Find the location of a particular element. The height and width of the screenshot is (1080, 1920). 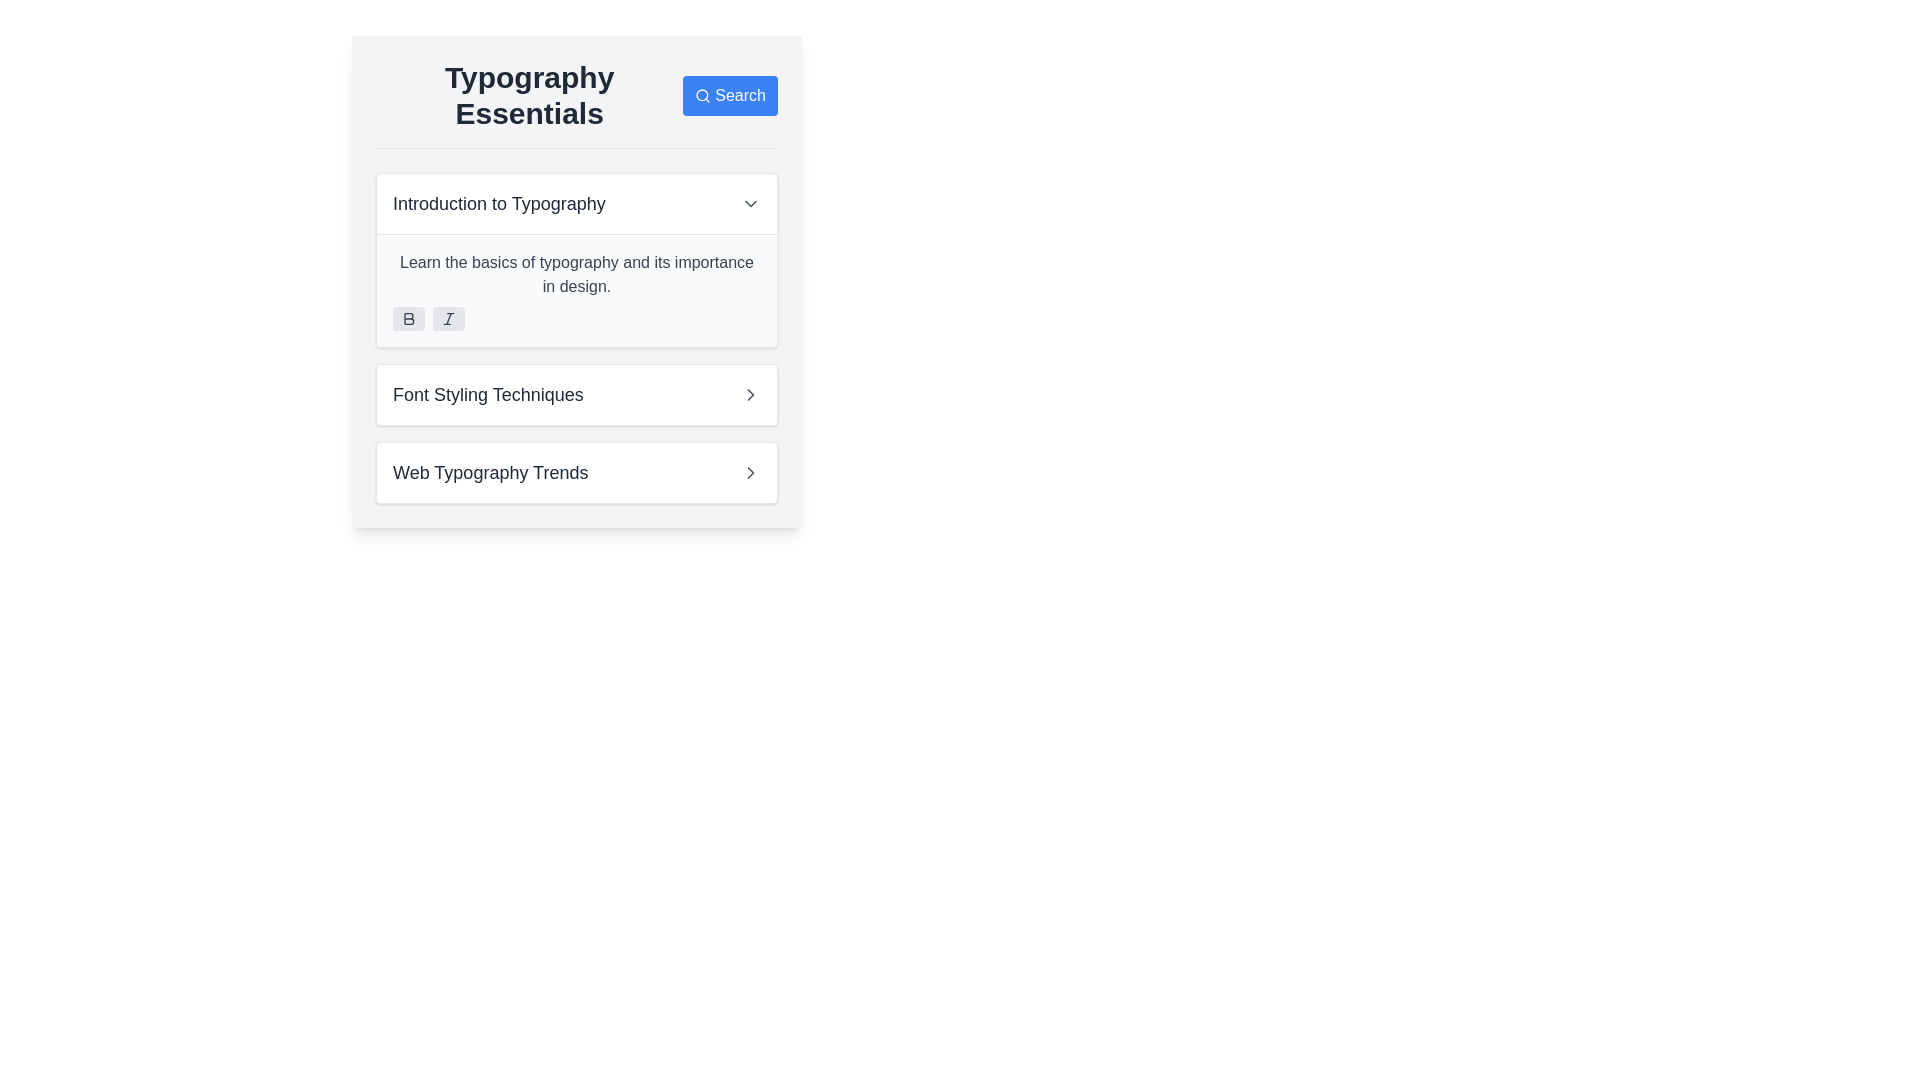

the third list item titled 'Web Typography Trends' which has light gray text on a white background is located at coordinates (575, 473).